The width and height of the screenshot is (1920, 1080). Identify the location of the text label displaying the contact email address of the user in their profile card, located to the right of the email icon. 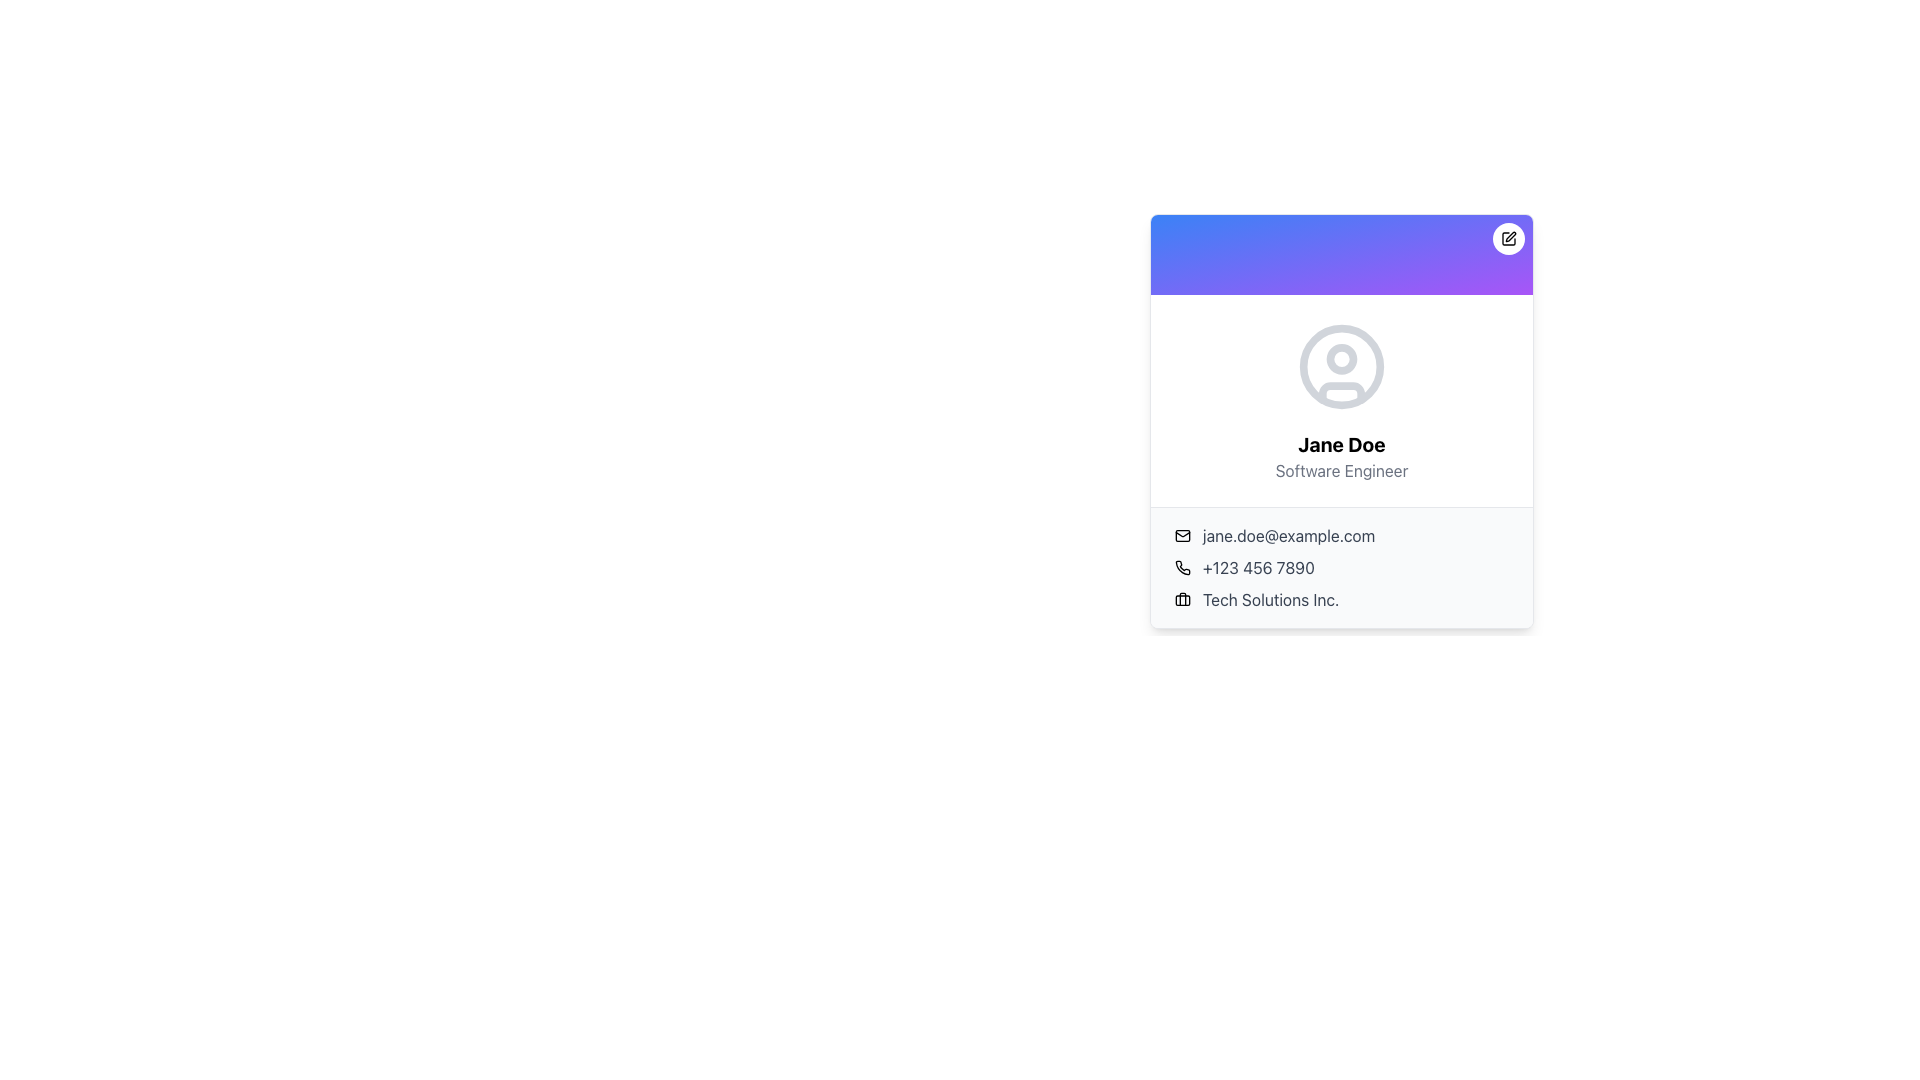
(1289, 535).